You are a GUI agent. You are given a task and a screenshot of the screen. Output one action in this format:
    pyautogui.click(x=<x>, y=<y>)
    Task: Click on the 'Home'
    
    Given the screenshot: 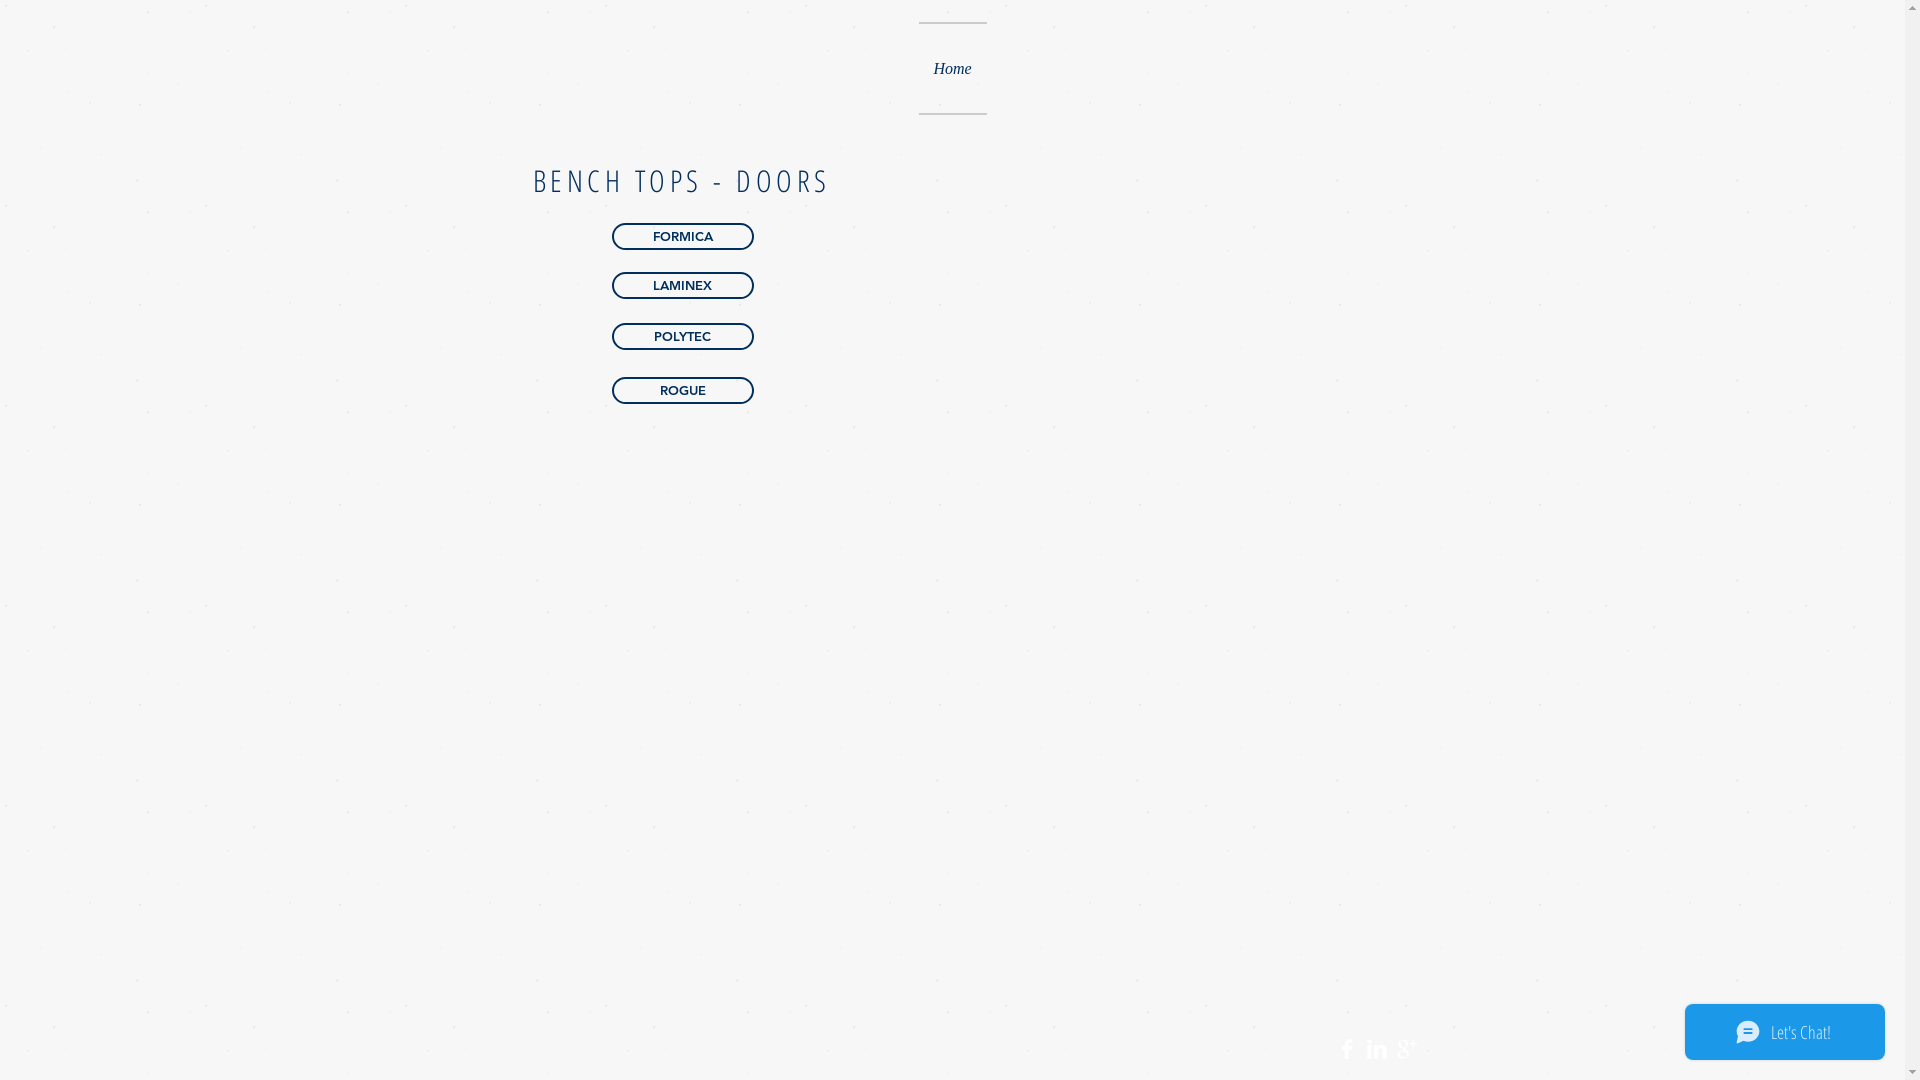 What is the action you would take?
    pyautogui.click(x=950, y=67)
    